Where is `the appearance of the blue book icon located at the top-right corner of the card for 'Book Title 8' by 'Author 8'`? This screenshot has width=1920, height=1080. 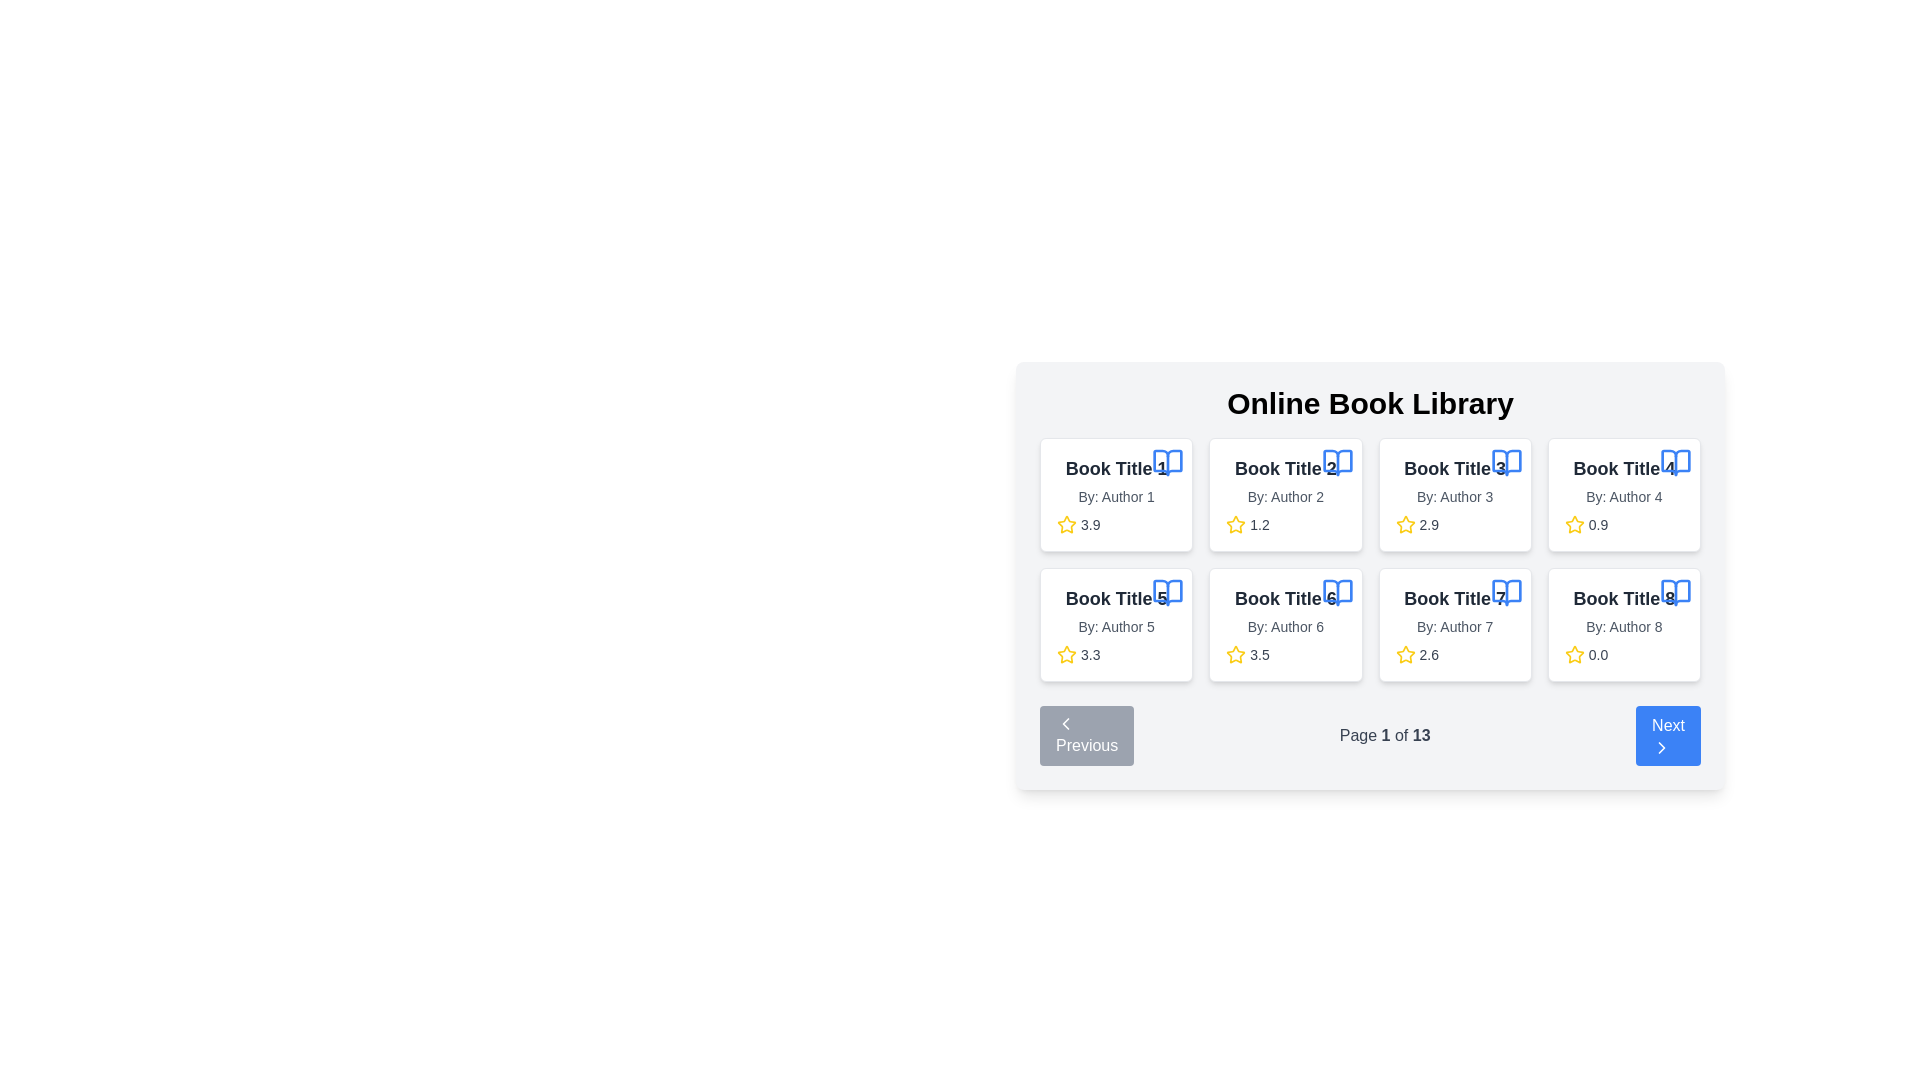 the appearance of the blue book icon located at the top-right corner of the card for 'Book Title 8' by 'Author 8' is located at coordinates (1675, 592).